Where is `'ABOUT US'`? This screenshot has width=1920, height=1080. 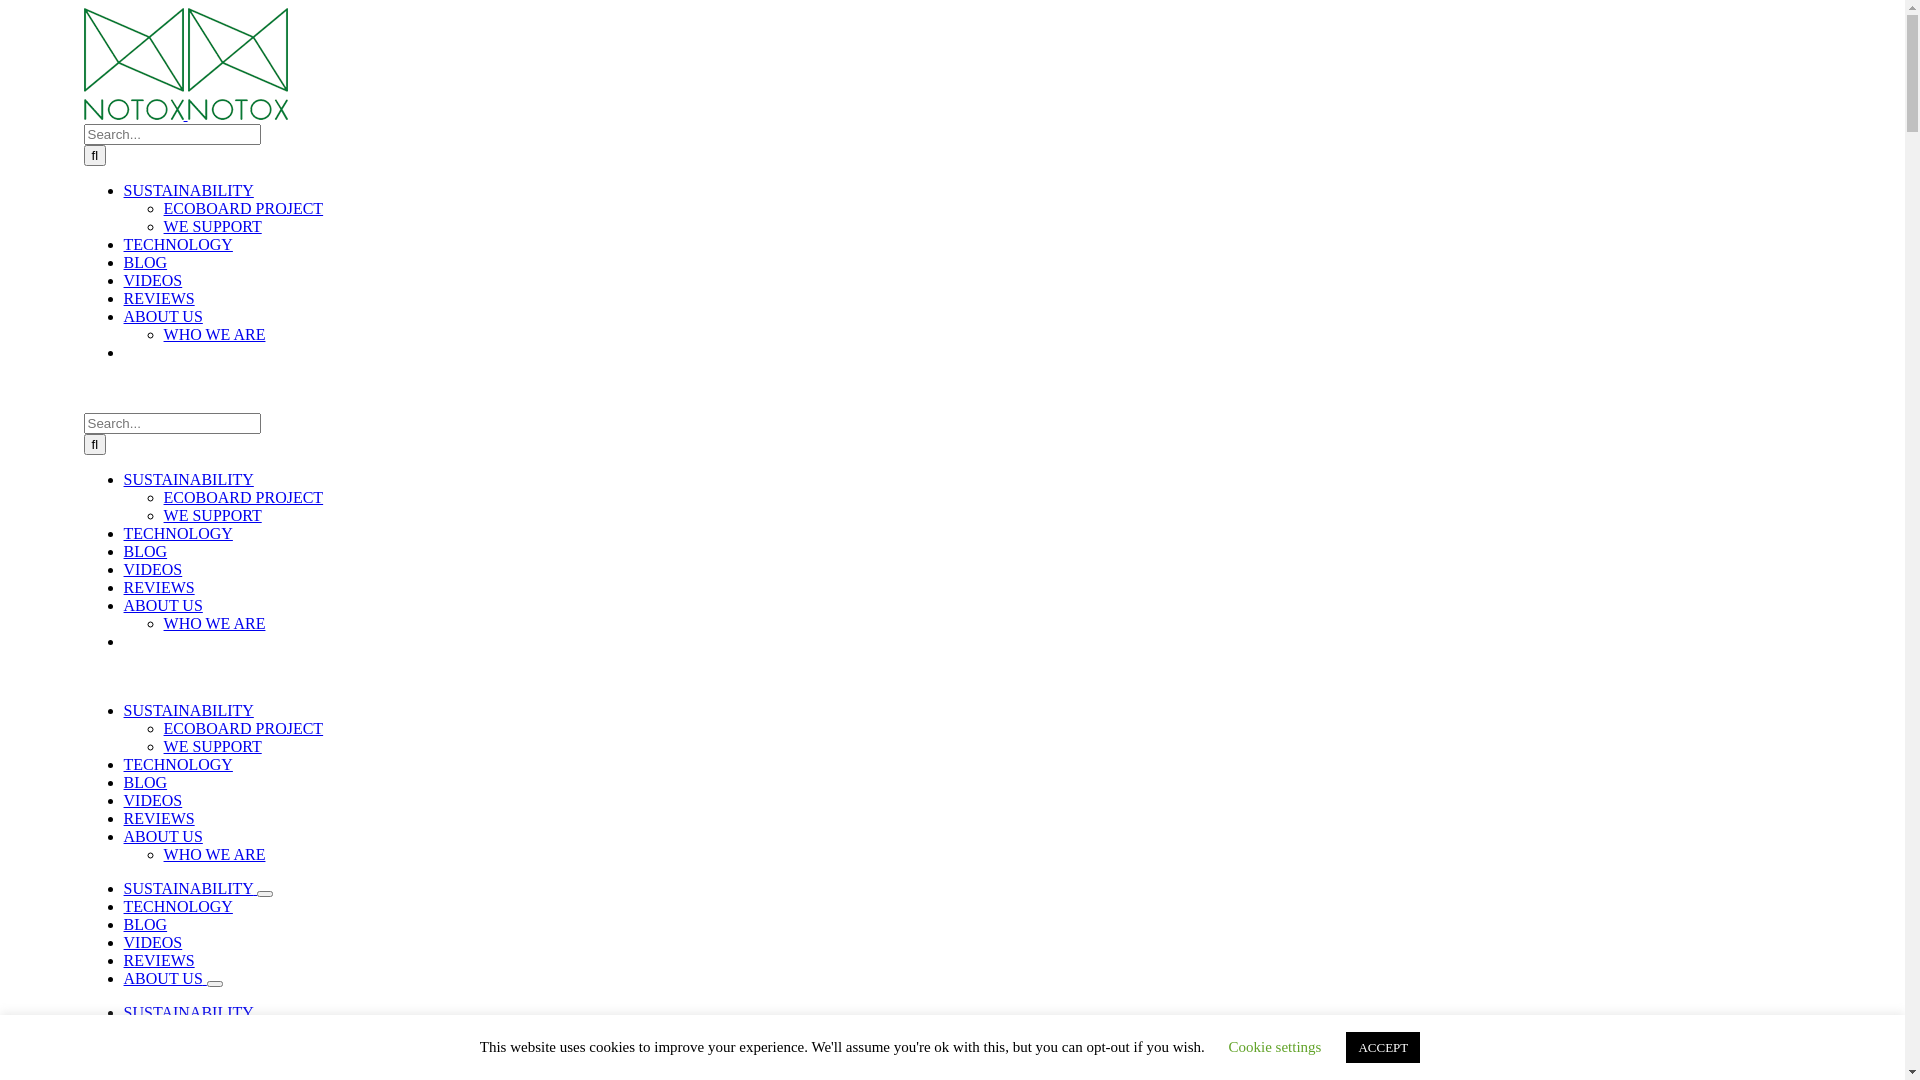
'ABOUT US' is located at coordinates (165, 977).